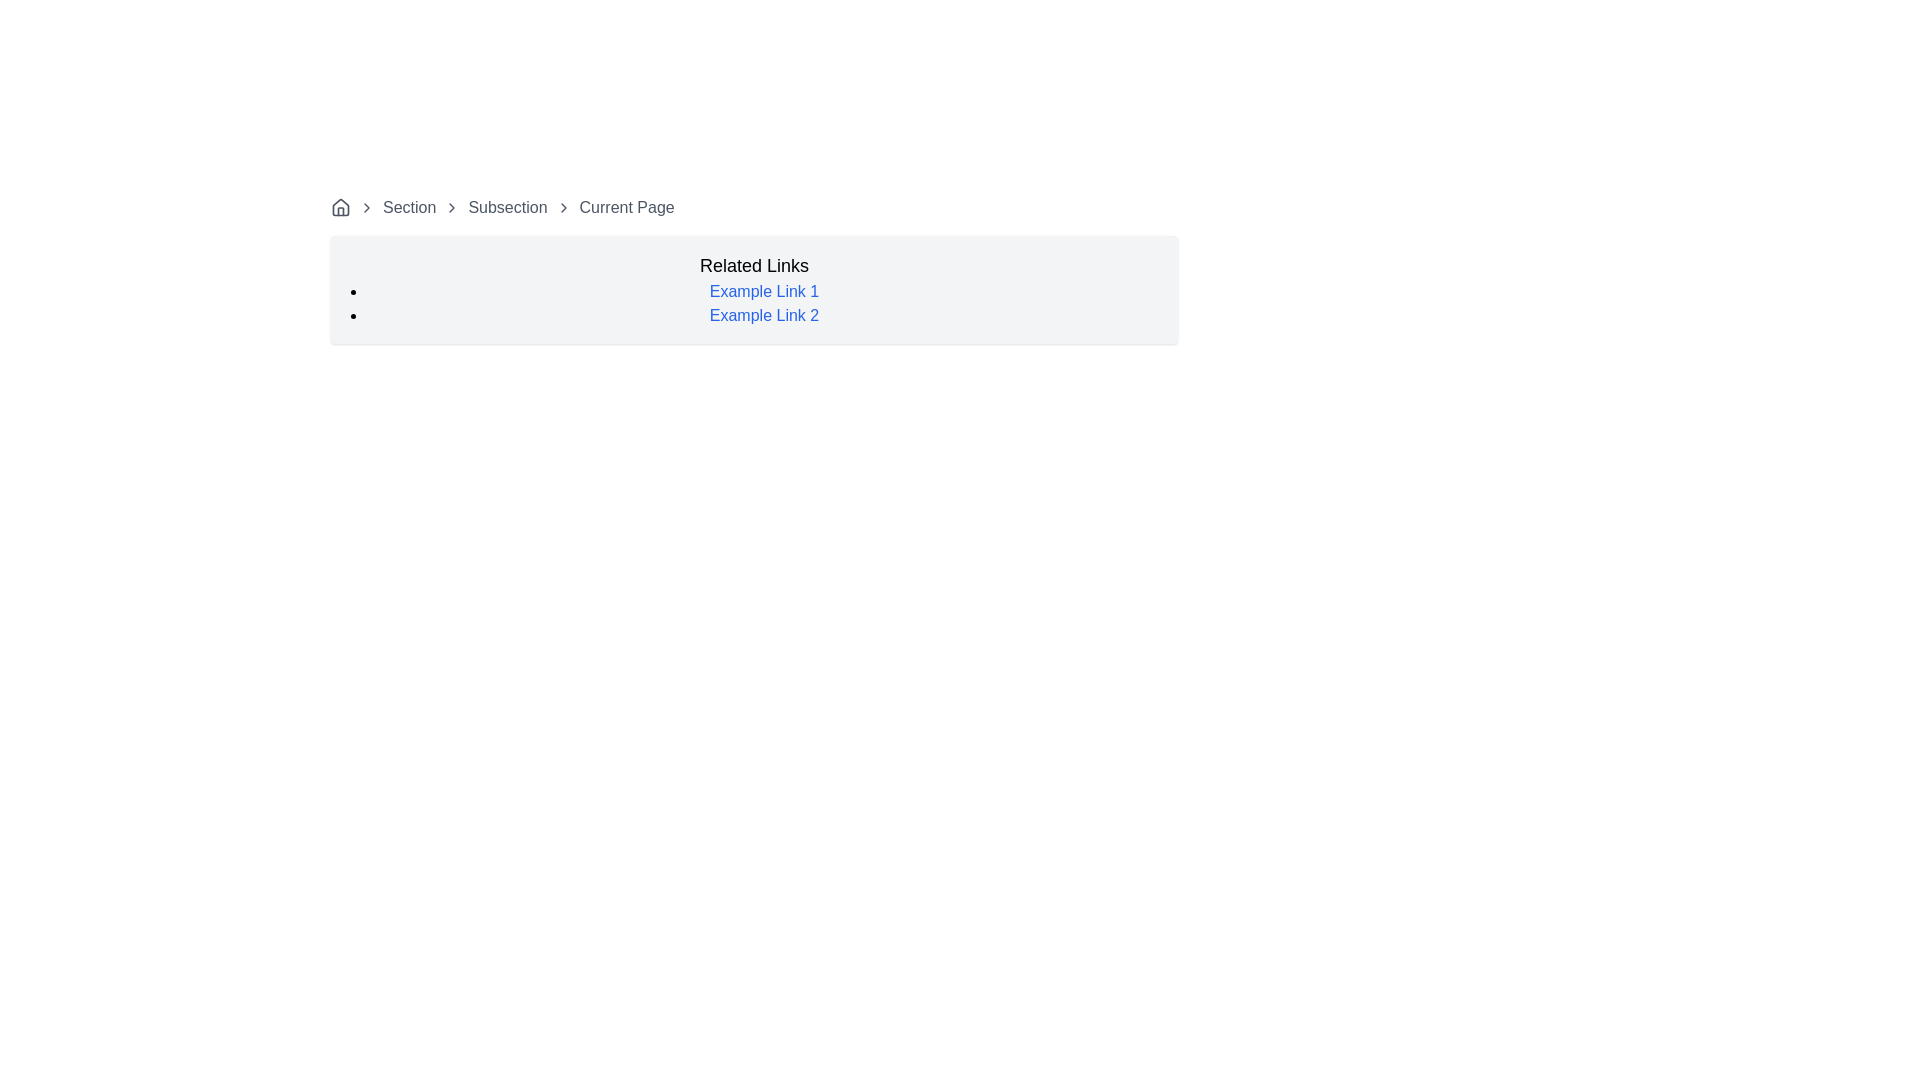  What do you see at coordinates (763, 315) in the screenshot?
I see `the second item in the 'Related Links' section` at bounding box center [763, 315].